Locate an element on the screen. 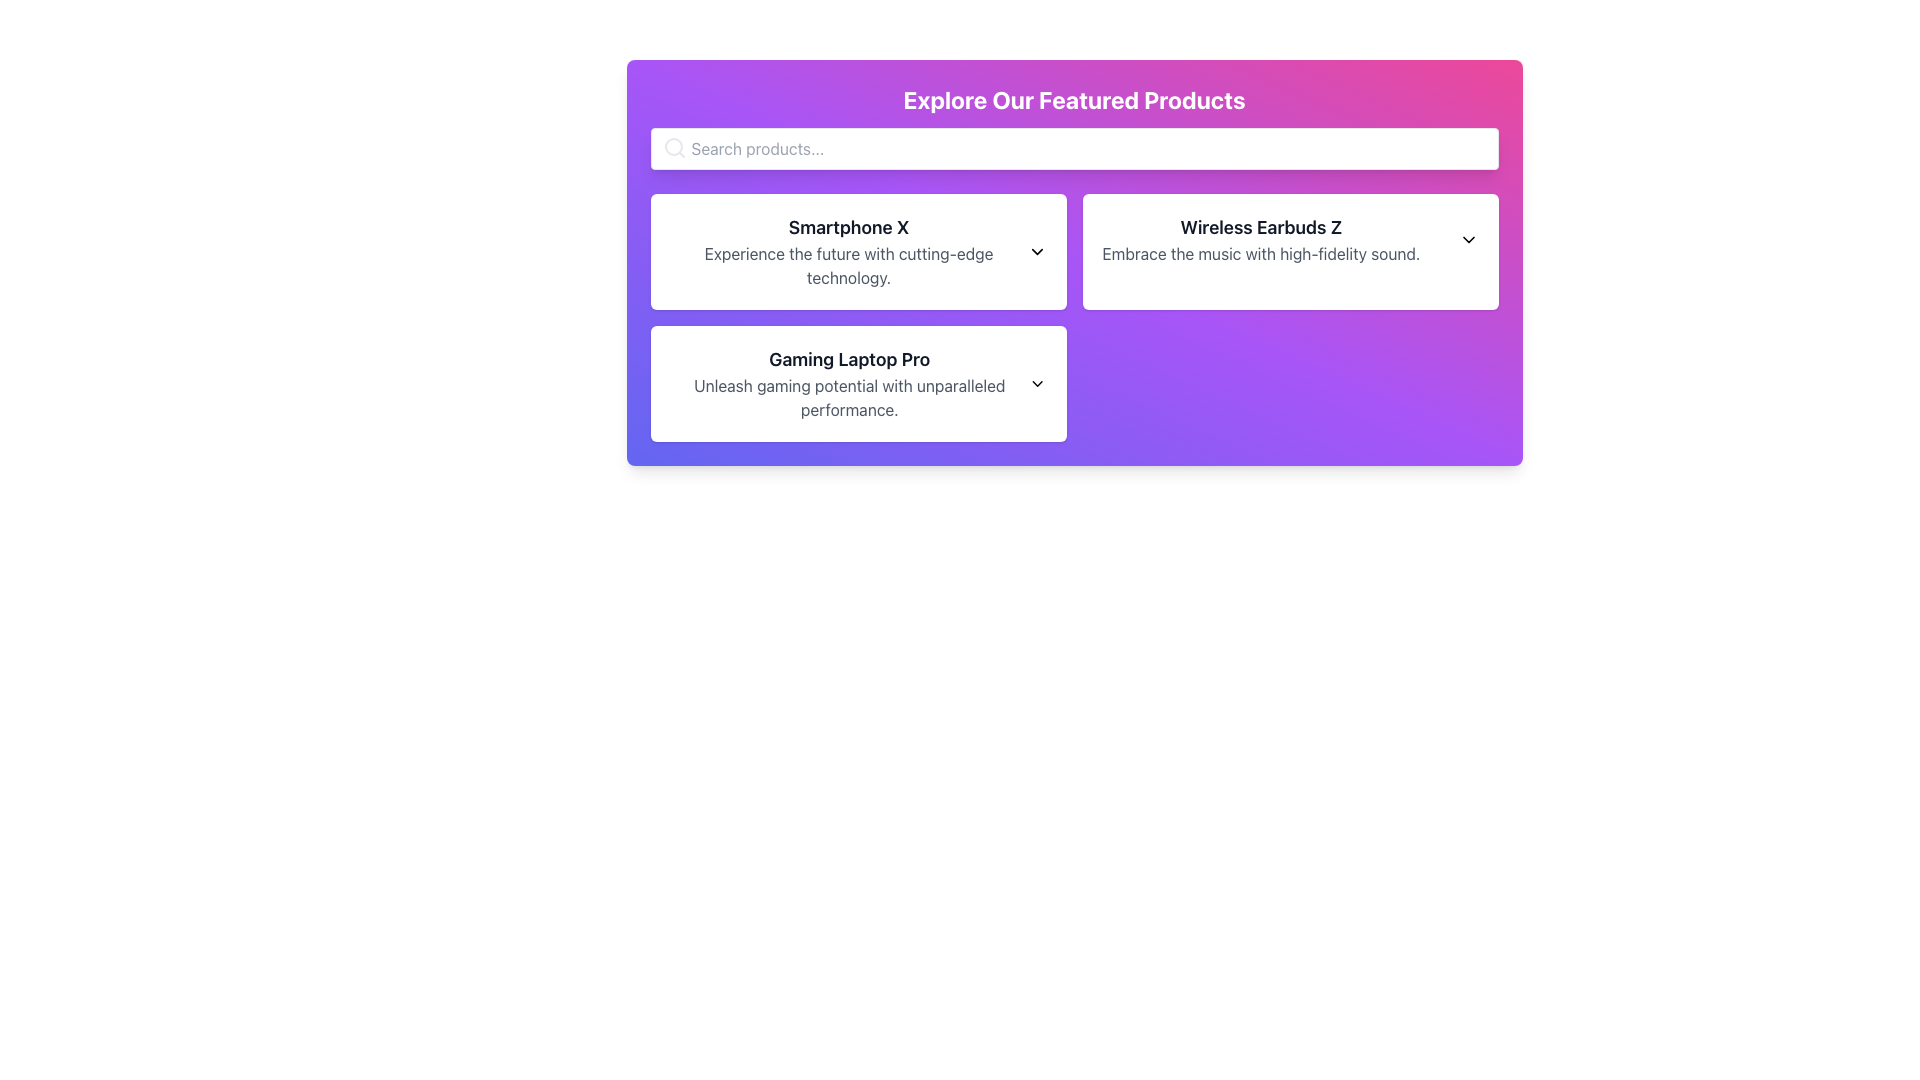 The image size is (1920, 1080). descriptive text located beneath the title 'Wireless Earbuds Z' in the second row of the featured products listing is located at coordinates (1260, 253).